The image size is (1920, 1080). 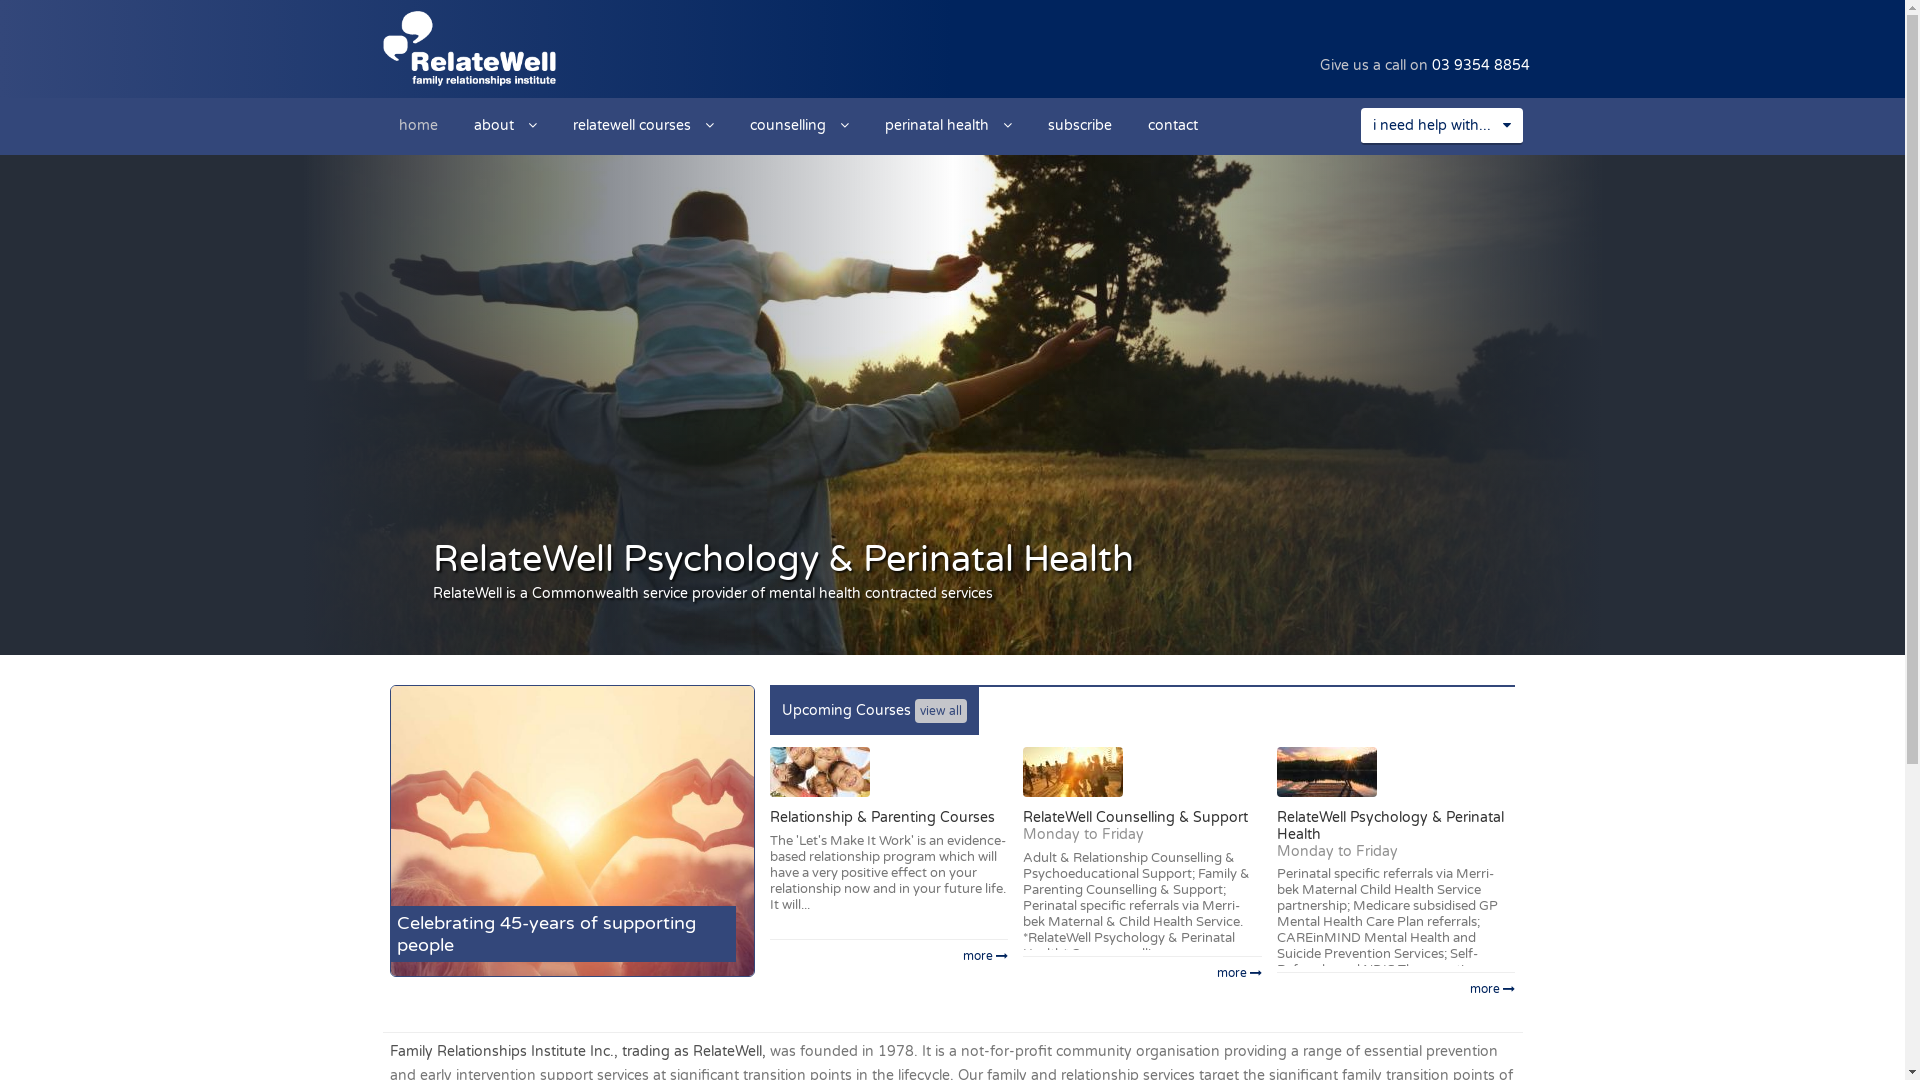 What do you see at coordinates (874, 709) in the screenshot?
I see `'Upcoming Courses view all'` at bounding box center [874, 709].